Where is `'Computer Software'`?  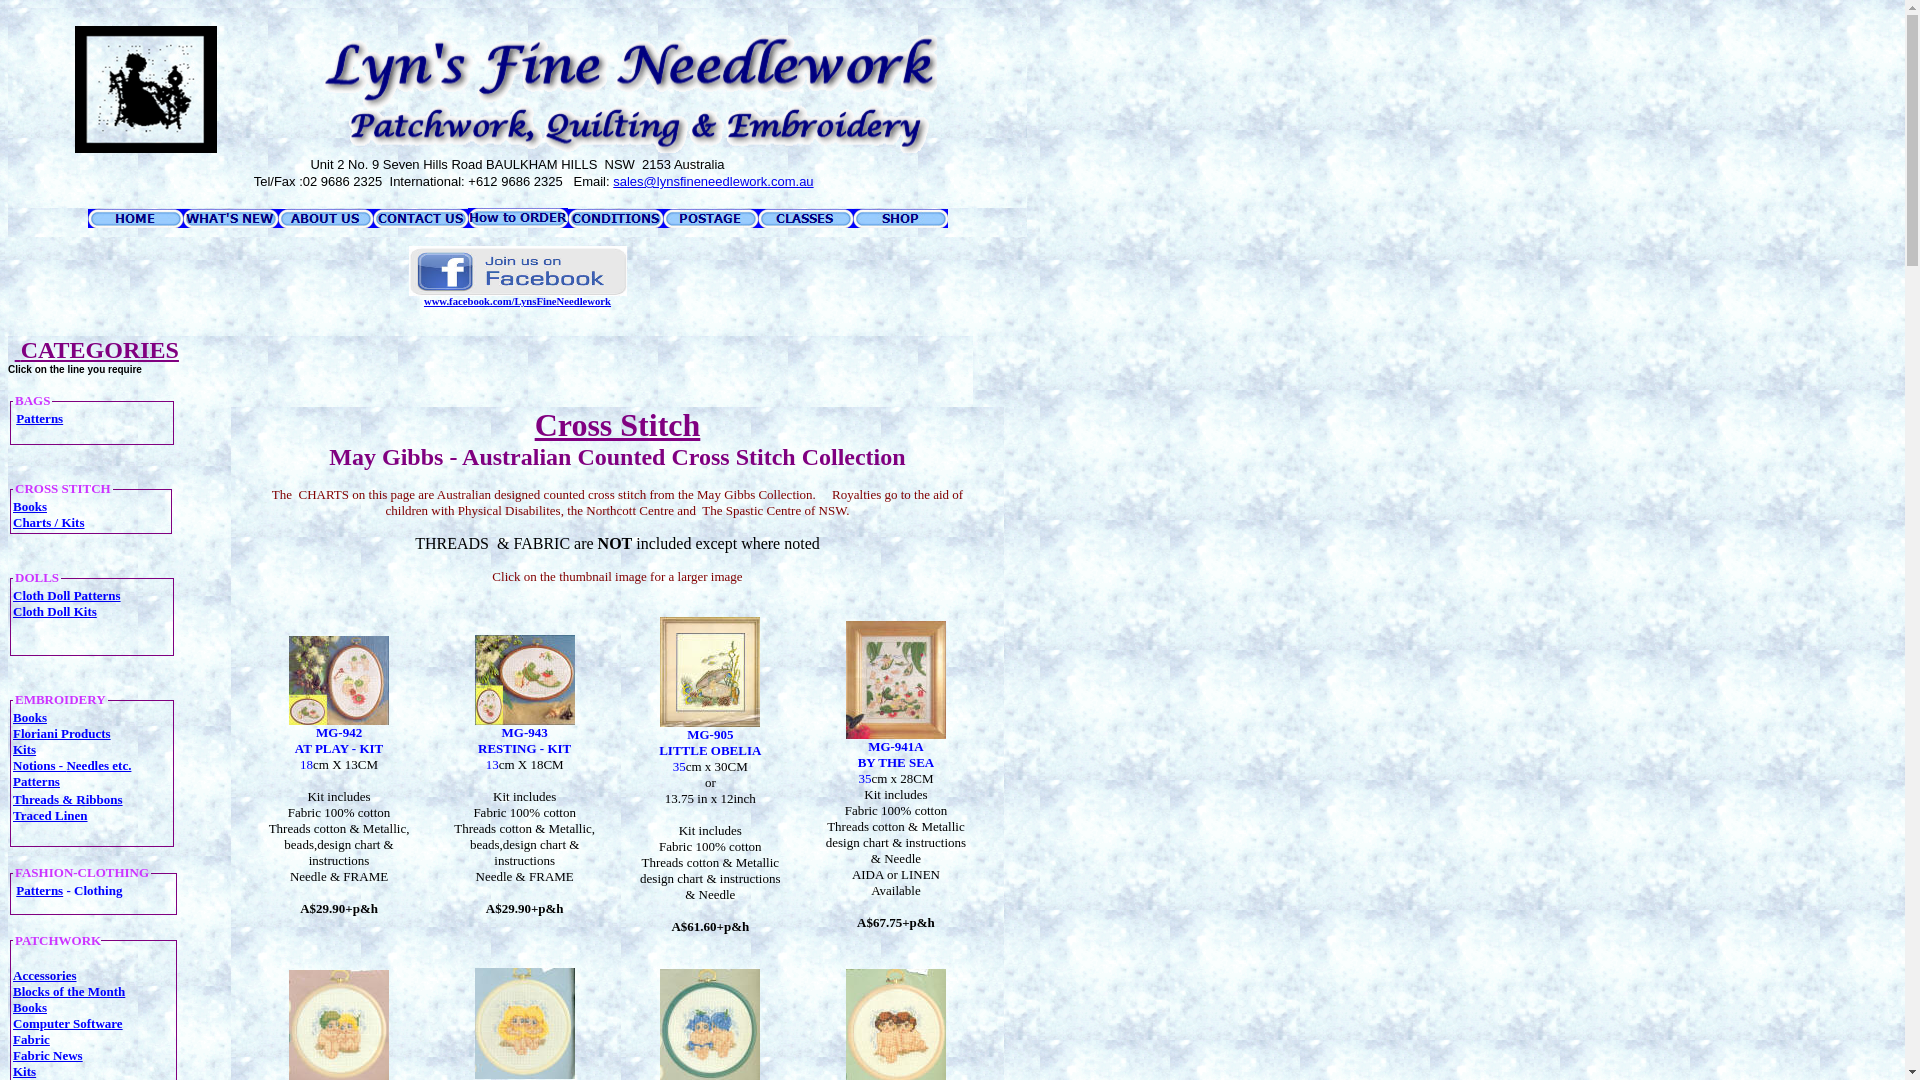
'Computer Software' is located at coordinates (13, 1023).